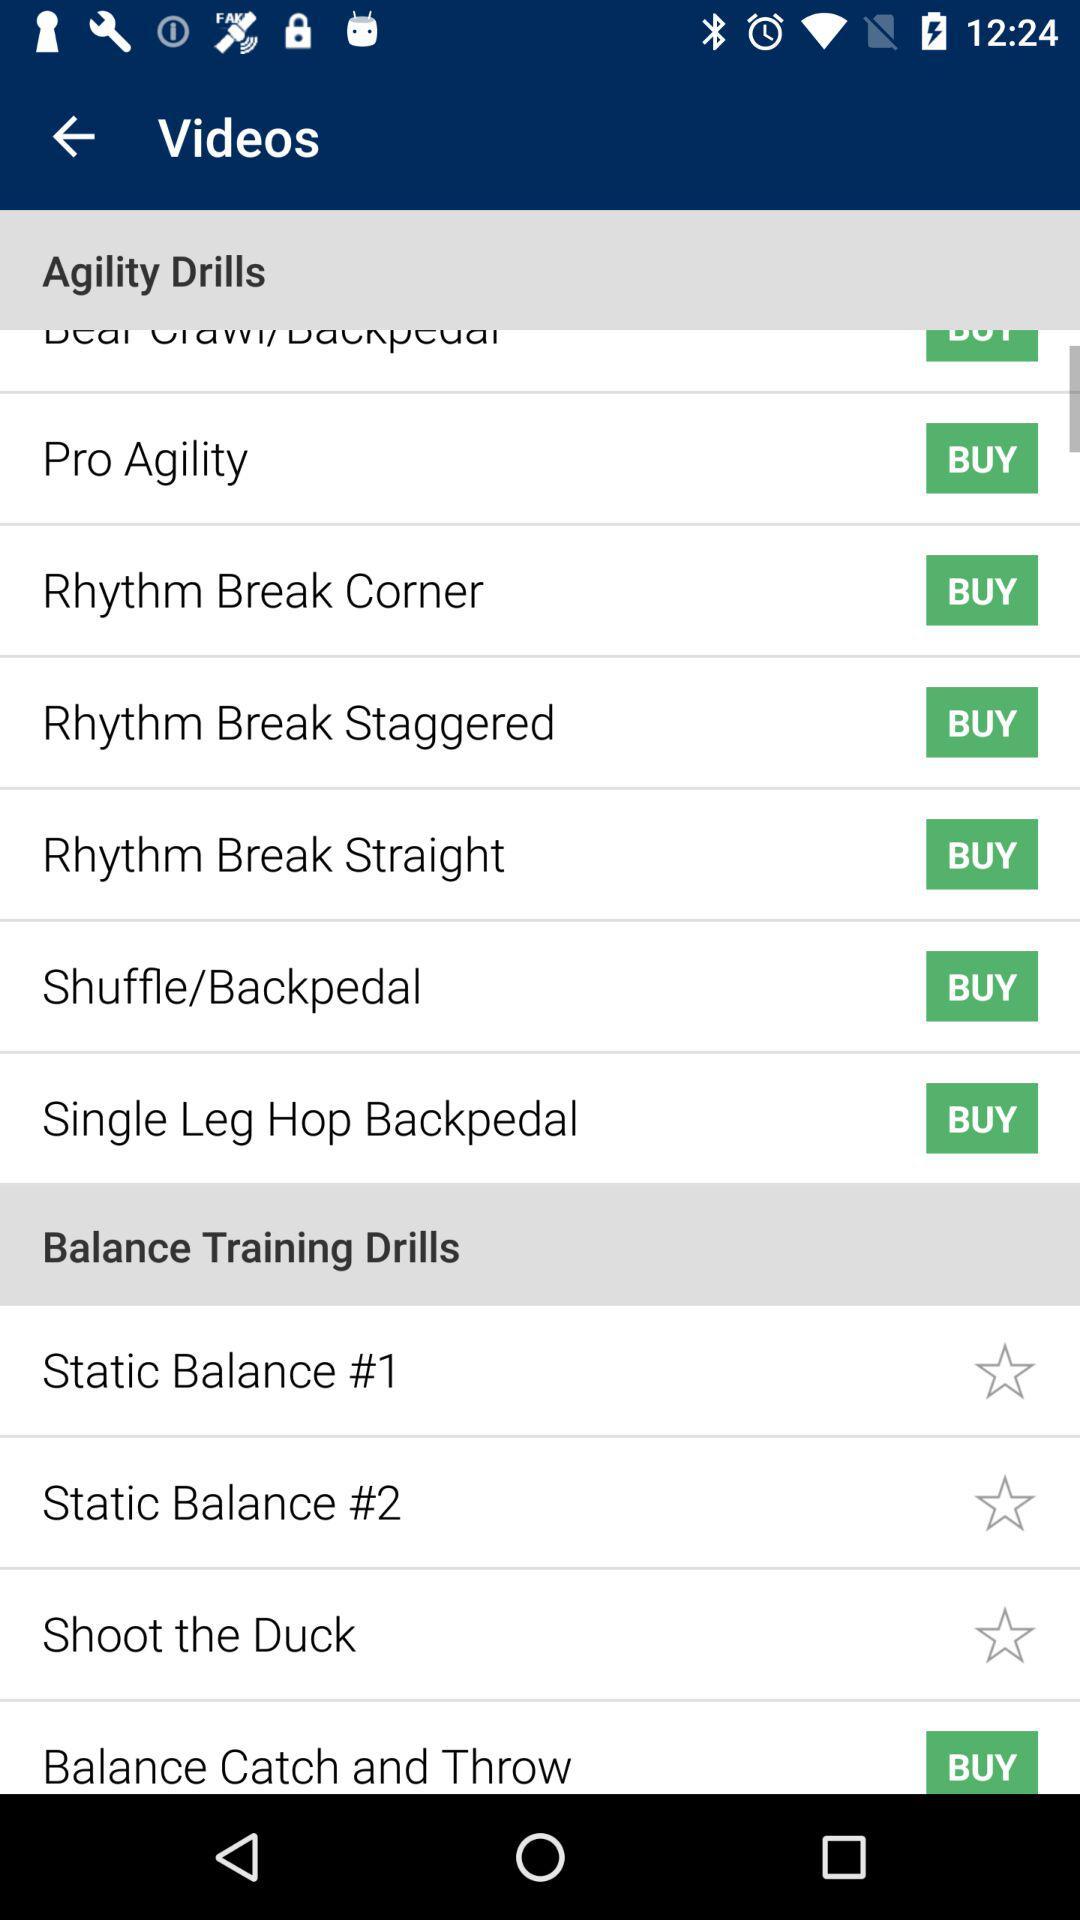 This screenshot has width=1080, height=1920. Describe the element at coordinates (452, 1101) in the screenshot. I see `item to the left of buy item` at that location.